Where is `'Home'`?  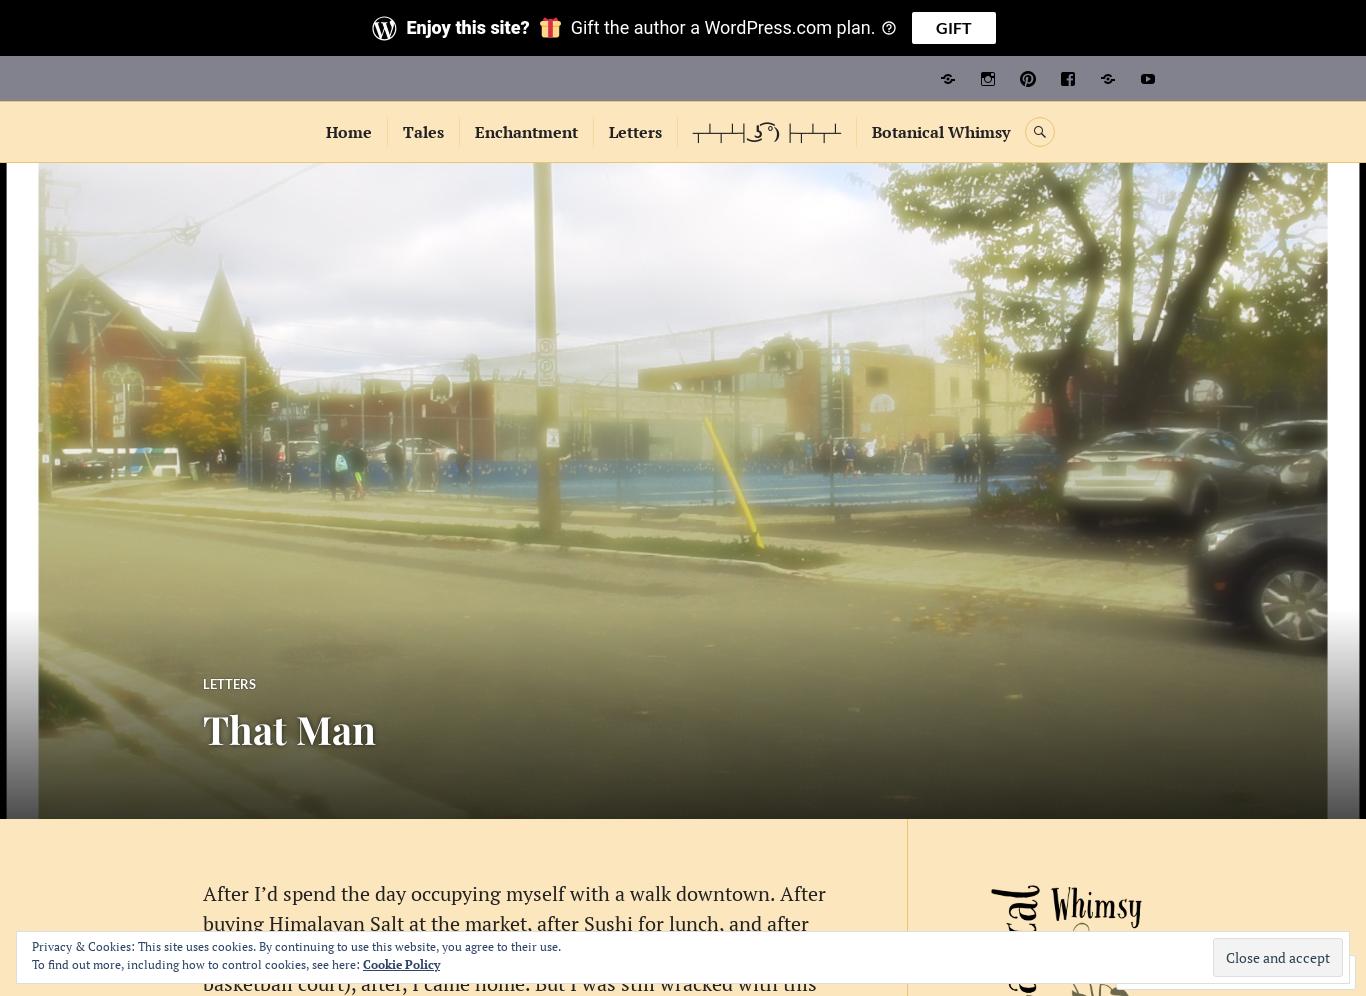
'Home' is located at coordinates (347, 130).